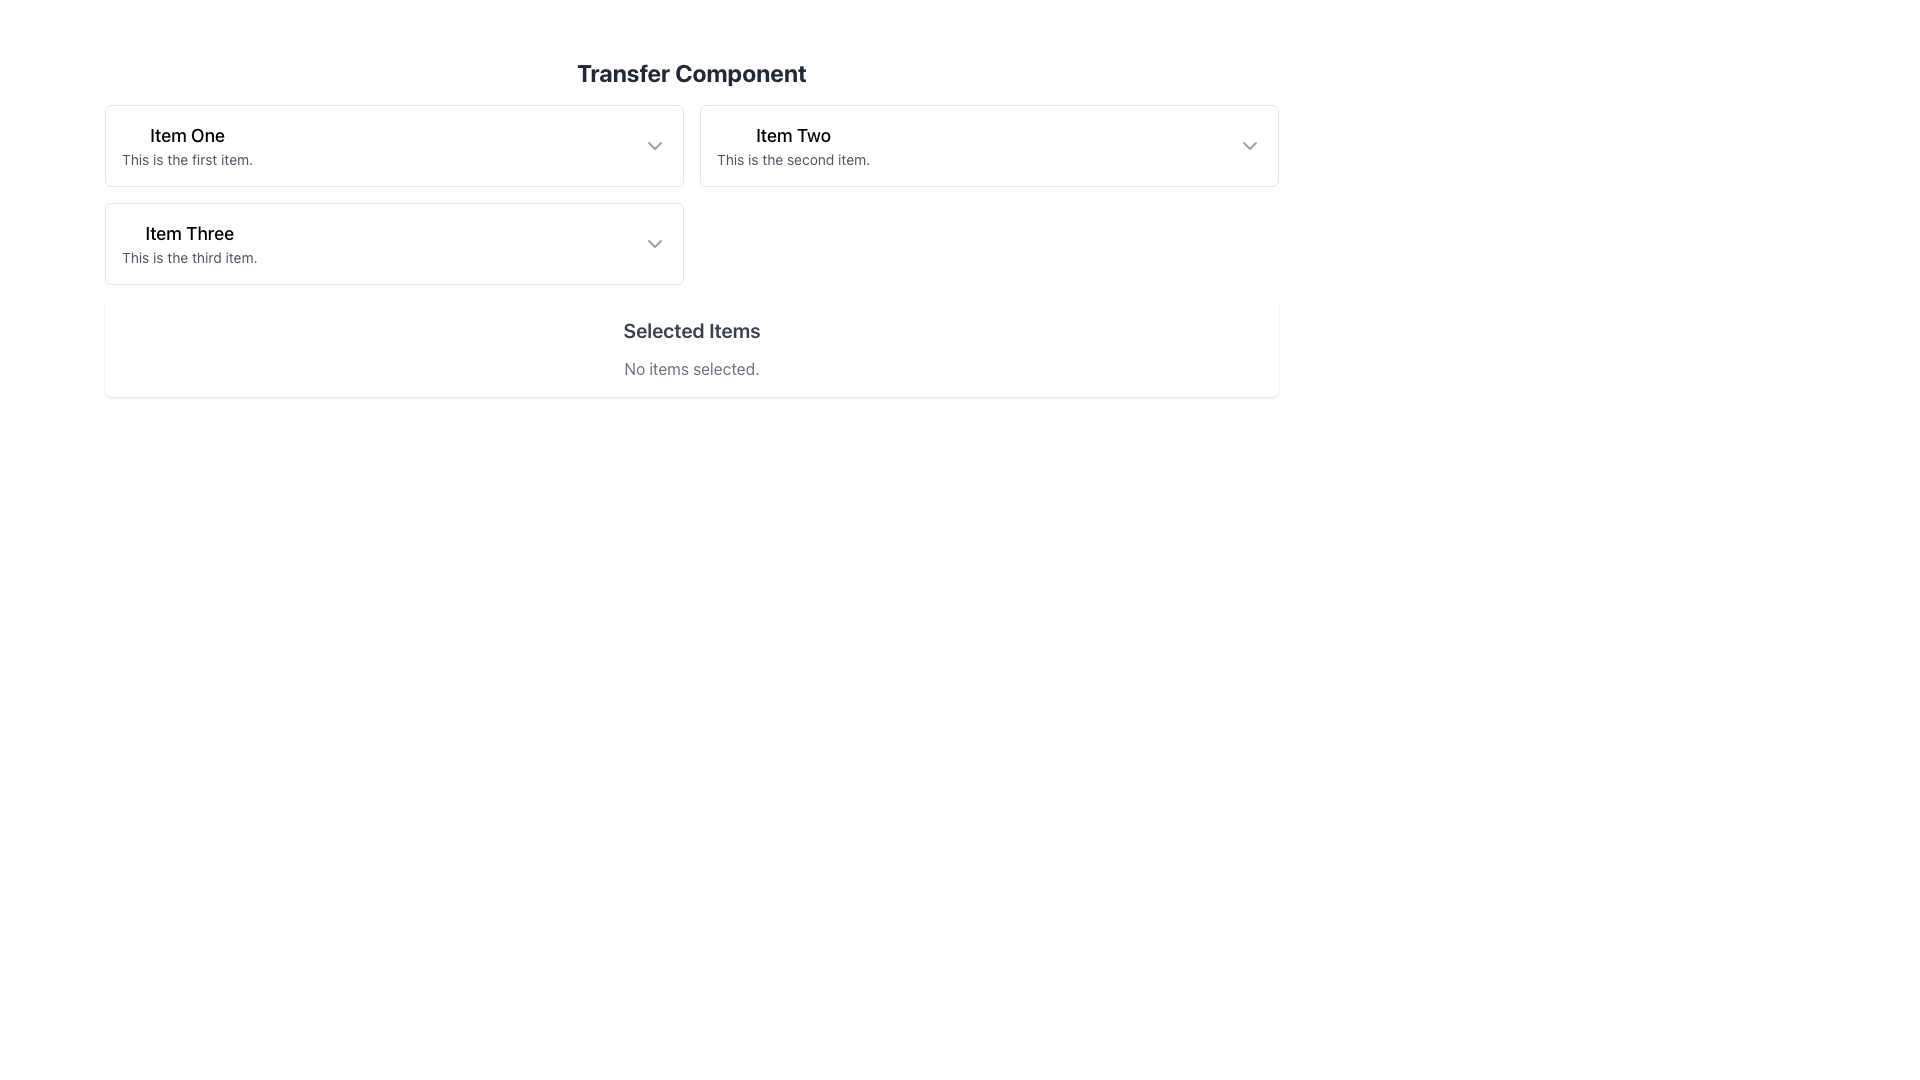  What do you see at coordinates (394, 242) in the screenshot?
I see `the third selectable card` at bounding box center [394, 242].